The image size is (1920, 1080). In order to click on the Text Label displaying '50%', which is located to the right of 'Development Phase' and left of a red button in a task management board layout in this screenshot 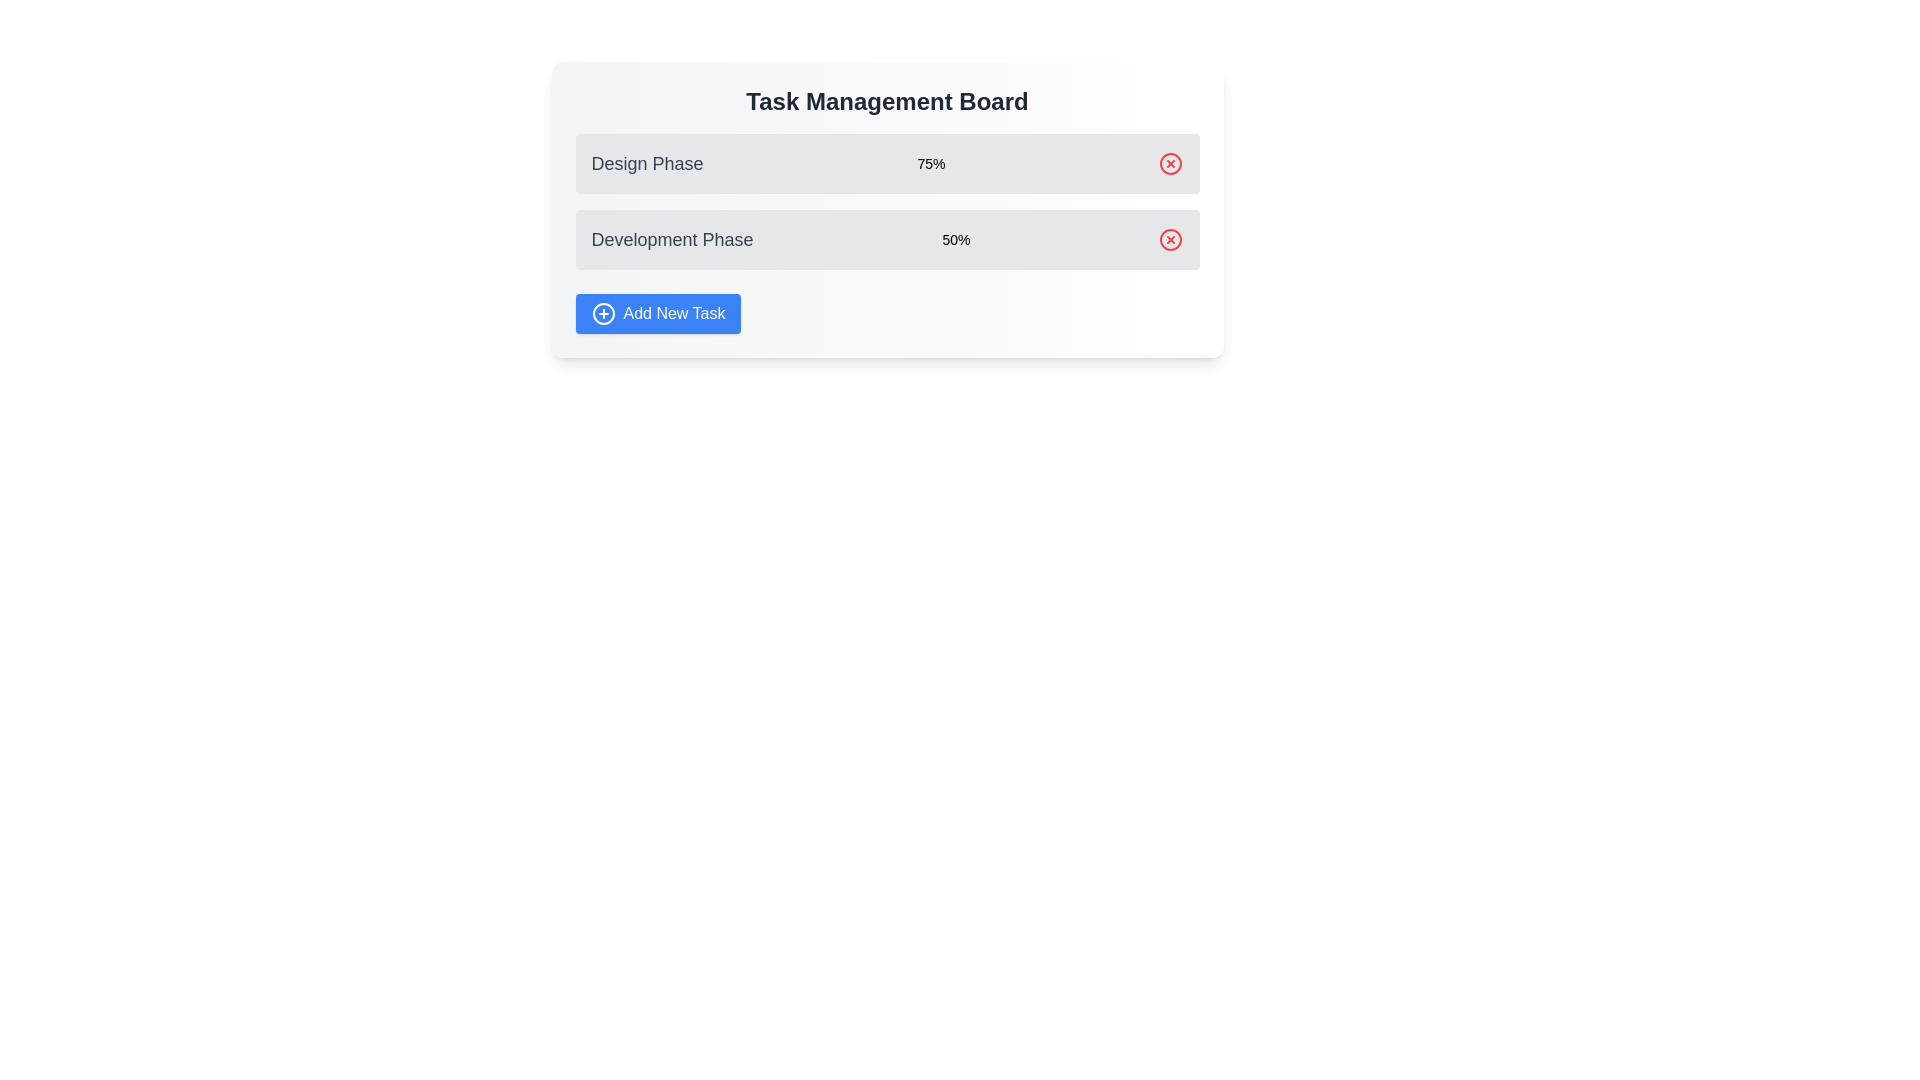, I will do `click(955, 238)`.